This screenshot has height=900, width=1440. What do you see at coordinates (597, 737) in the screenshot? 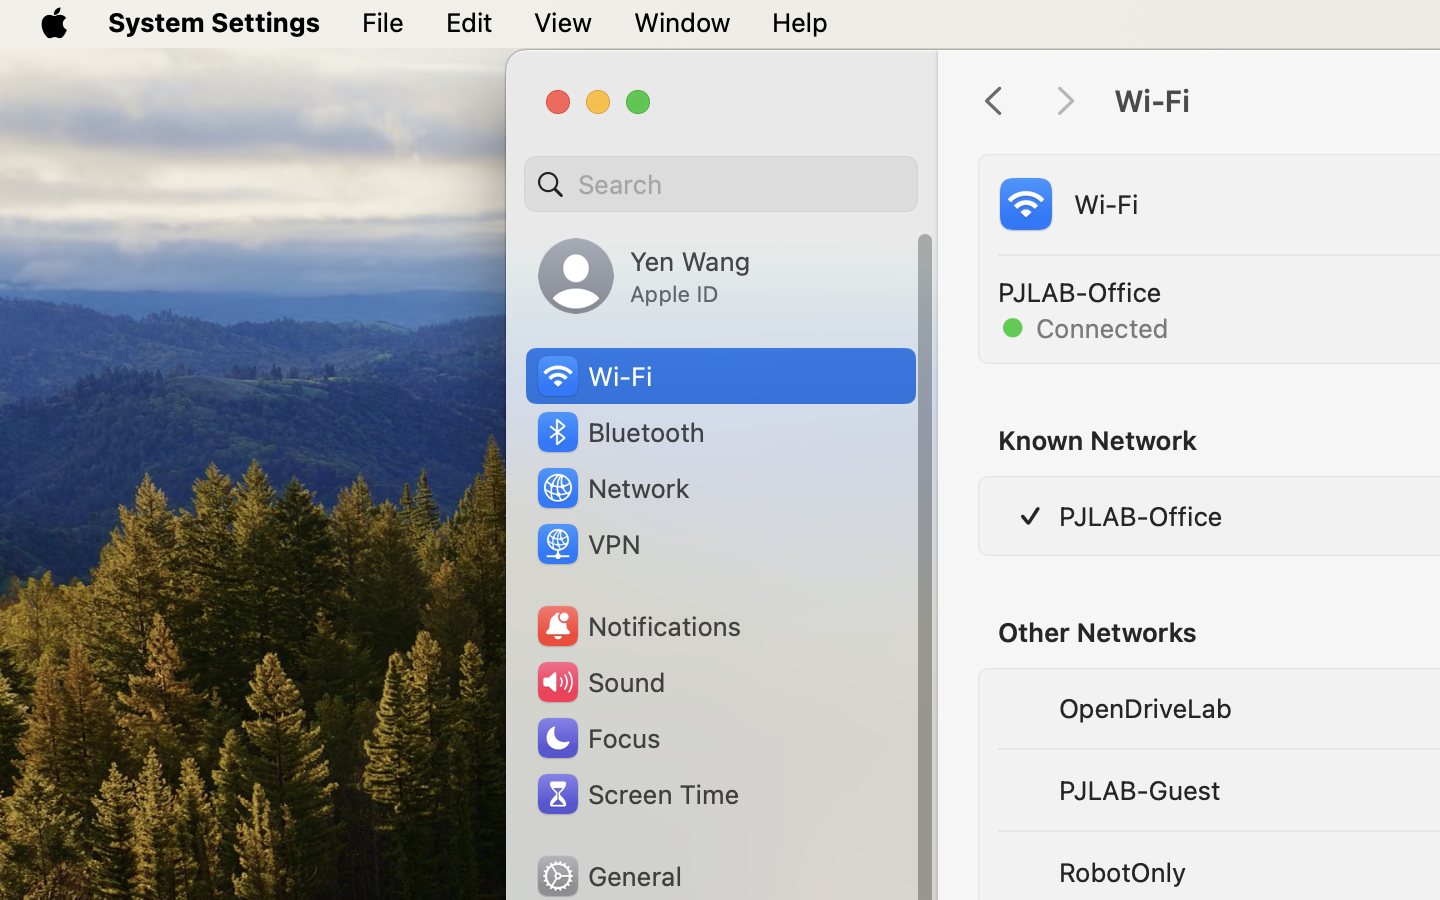
I see `'Focus'` at bounding box center [597, 737].